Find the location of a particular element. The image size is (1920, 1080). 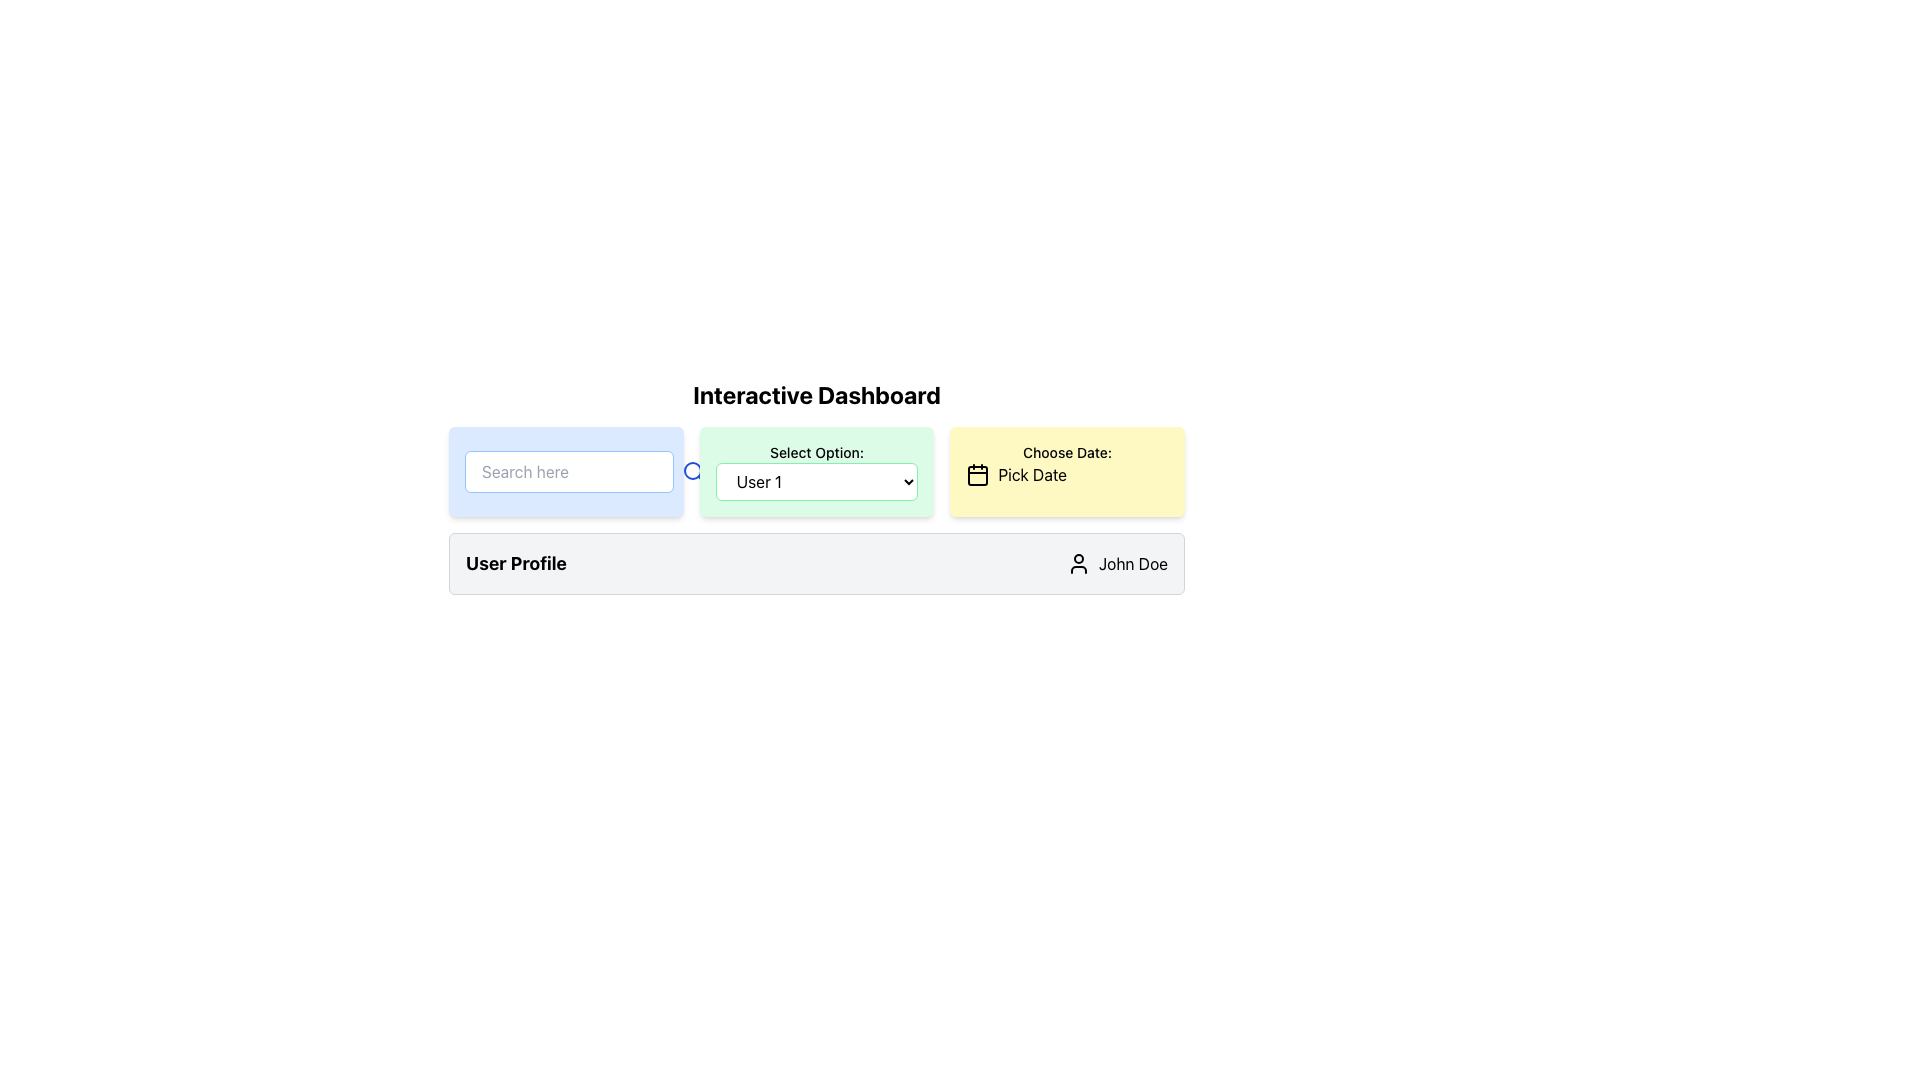

the 'Pick Date' text label, which is styled in bold font with dark text on a light yellow background, located next to a calendar icon within the 'Choose Date' section of the Interactive Dashboard is located at coordinates (1032, 474).